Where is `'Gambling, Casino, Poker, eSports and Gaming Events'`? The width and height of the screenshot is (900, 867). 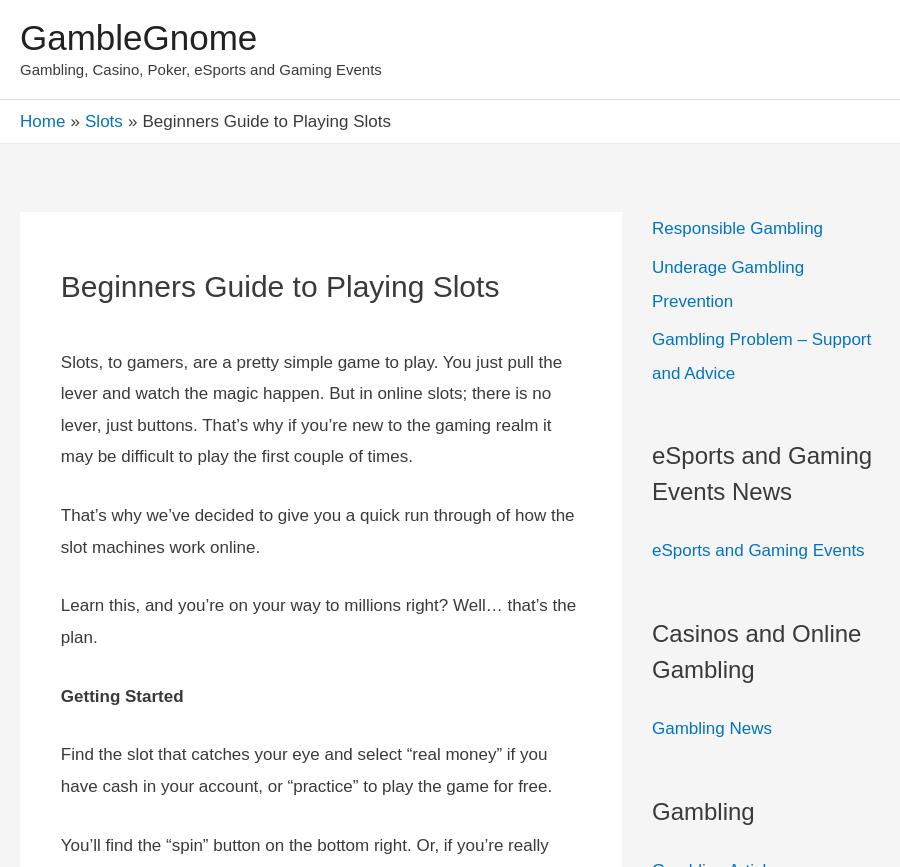
'Gambling, Casino, Poker, eSports and Gaming Events' is located at coordinates (200, 69).